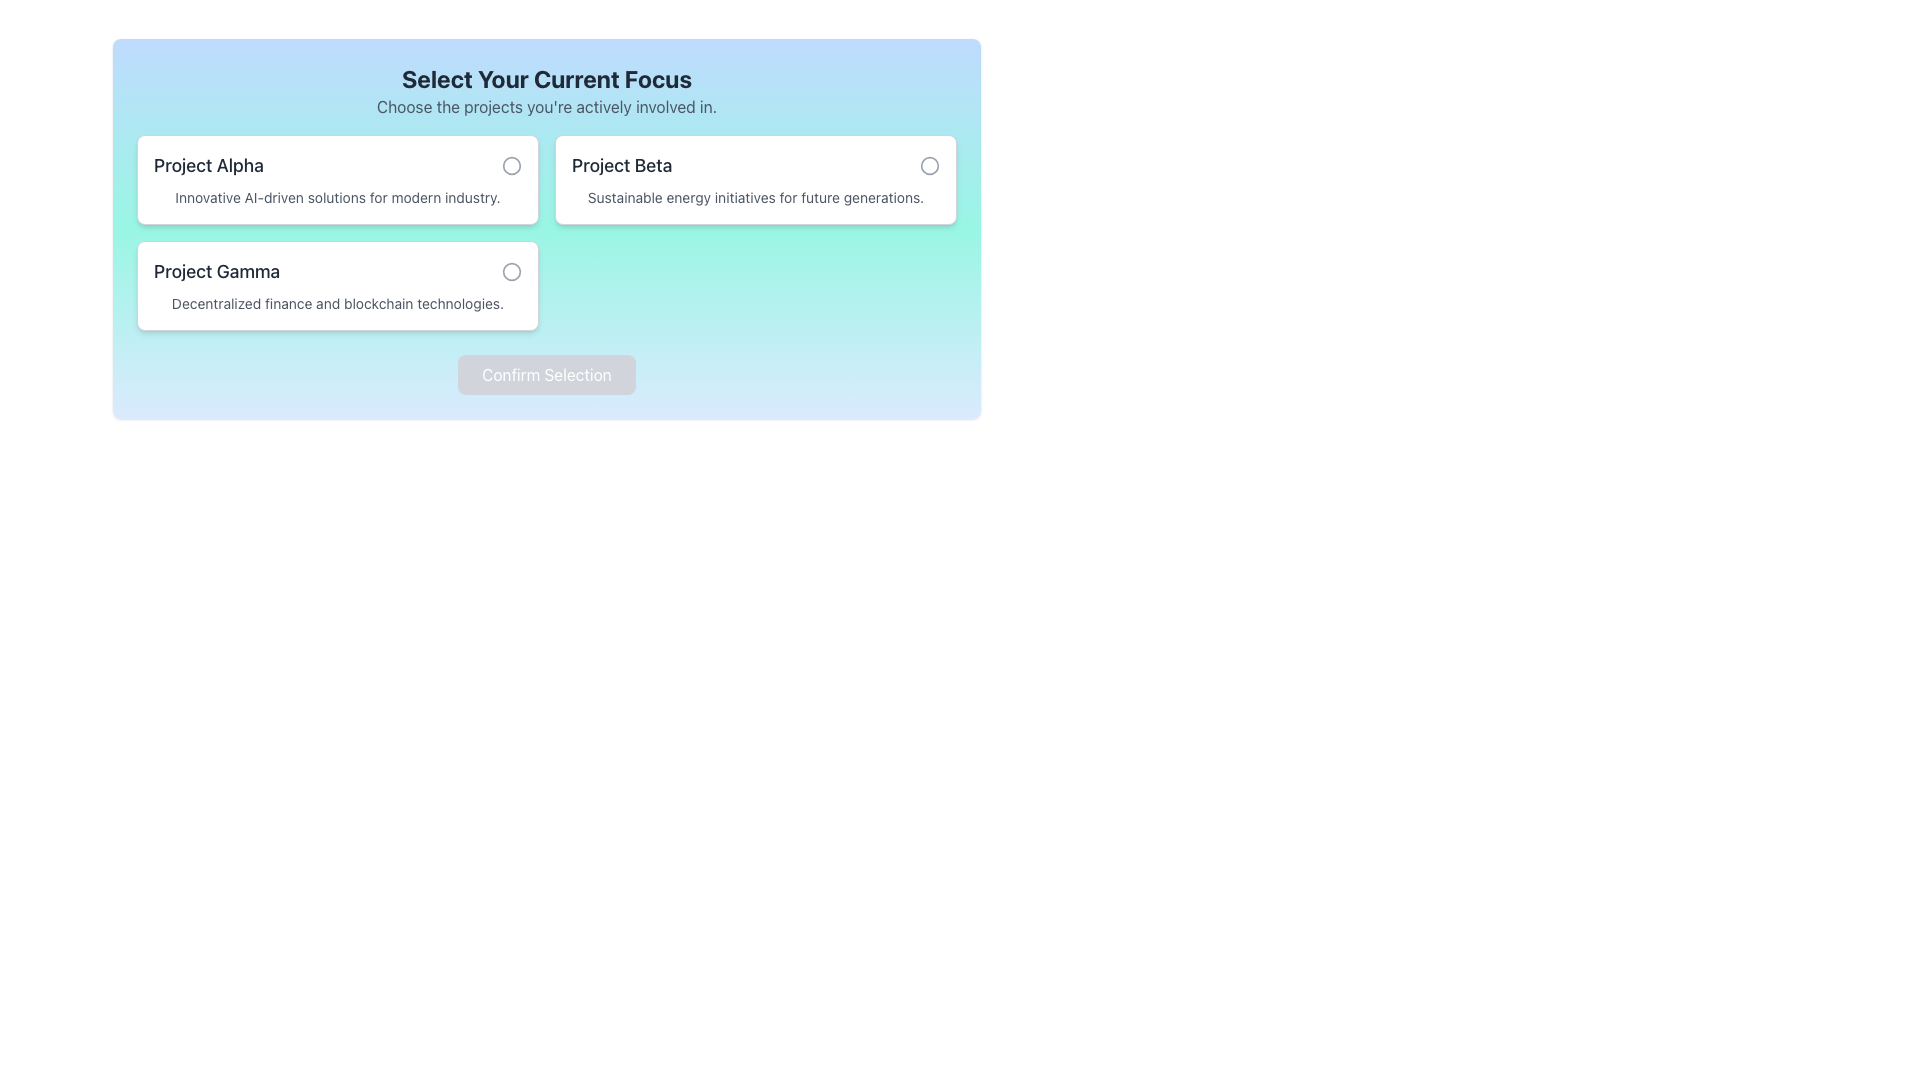  Describe the element at coordinates (547, 374) in the screenshot. I see `the confirmation button located beneath the list of project options to observe its hover effects` at that location.